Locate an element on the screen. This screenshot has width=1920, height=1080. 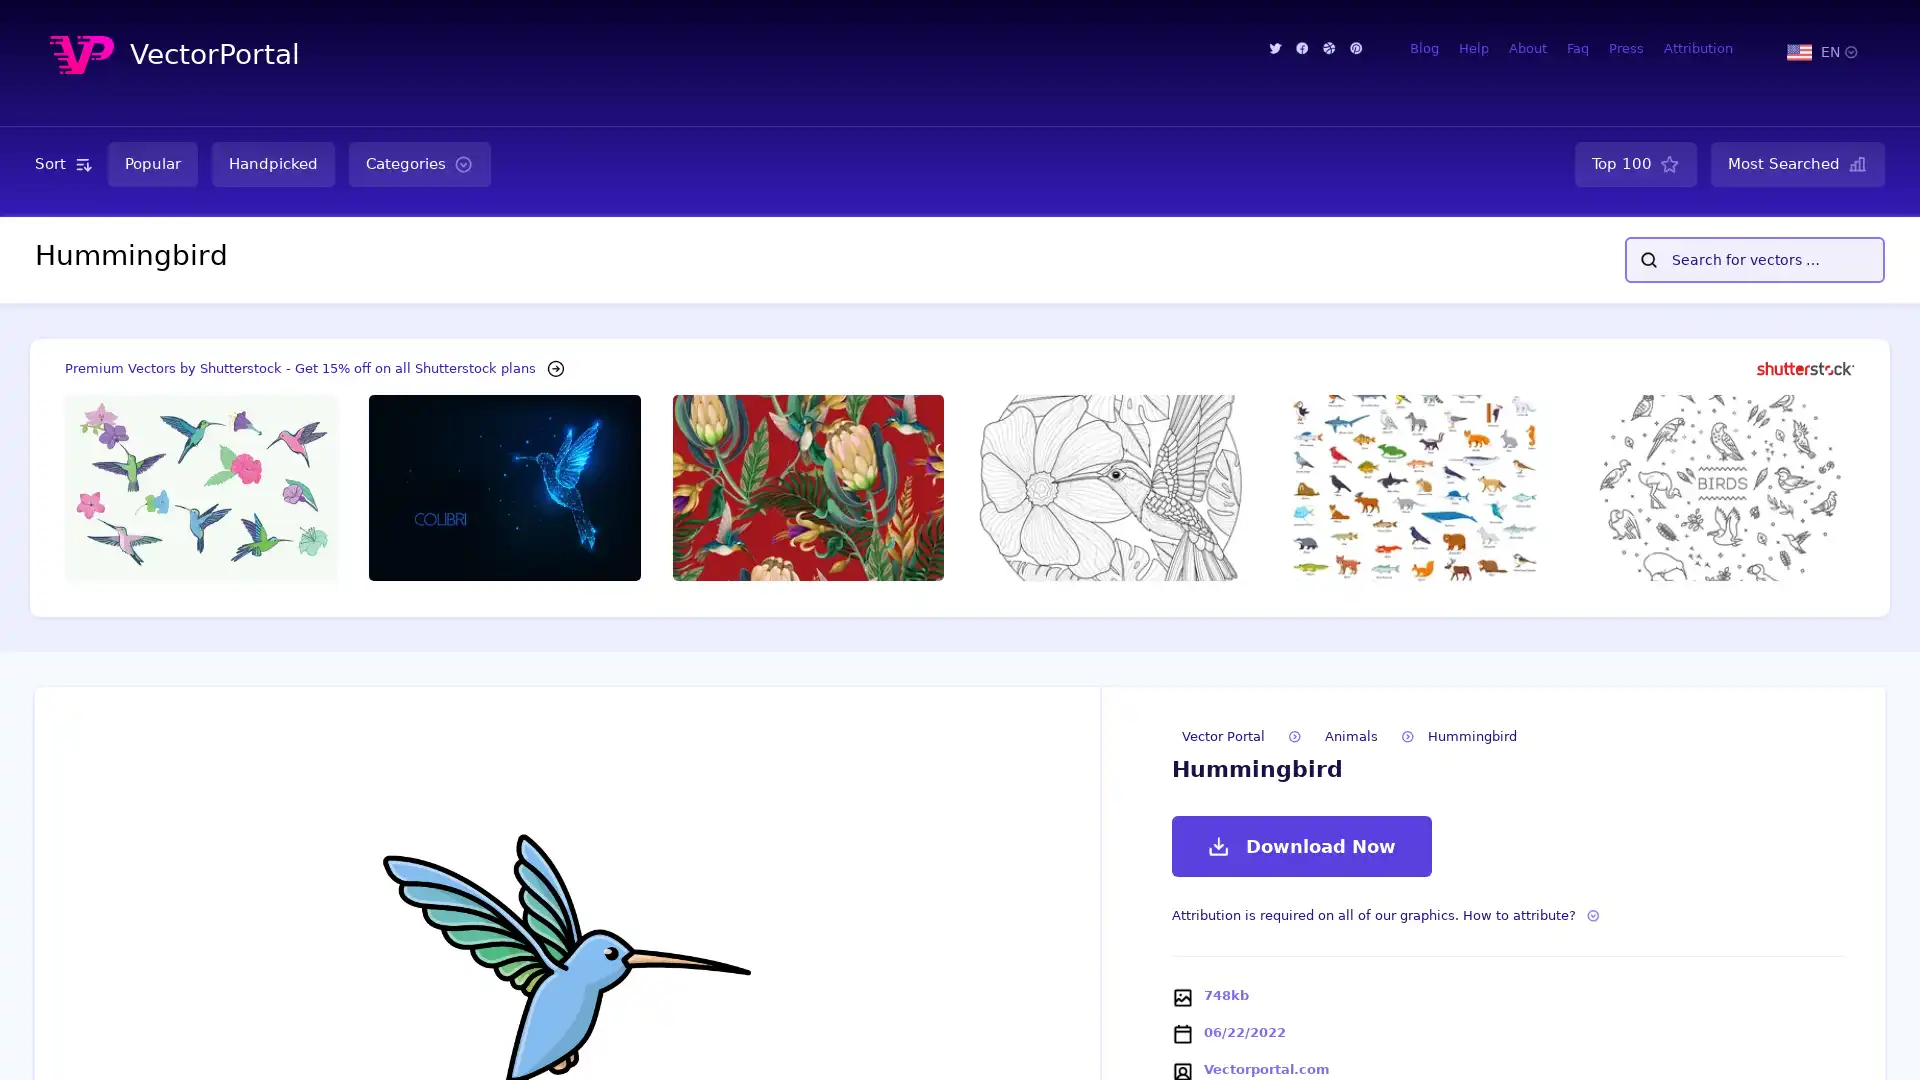
Categories is located at coordinates (419, 163).